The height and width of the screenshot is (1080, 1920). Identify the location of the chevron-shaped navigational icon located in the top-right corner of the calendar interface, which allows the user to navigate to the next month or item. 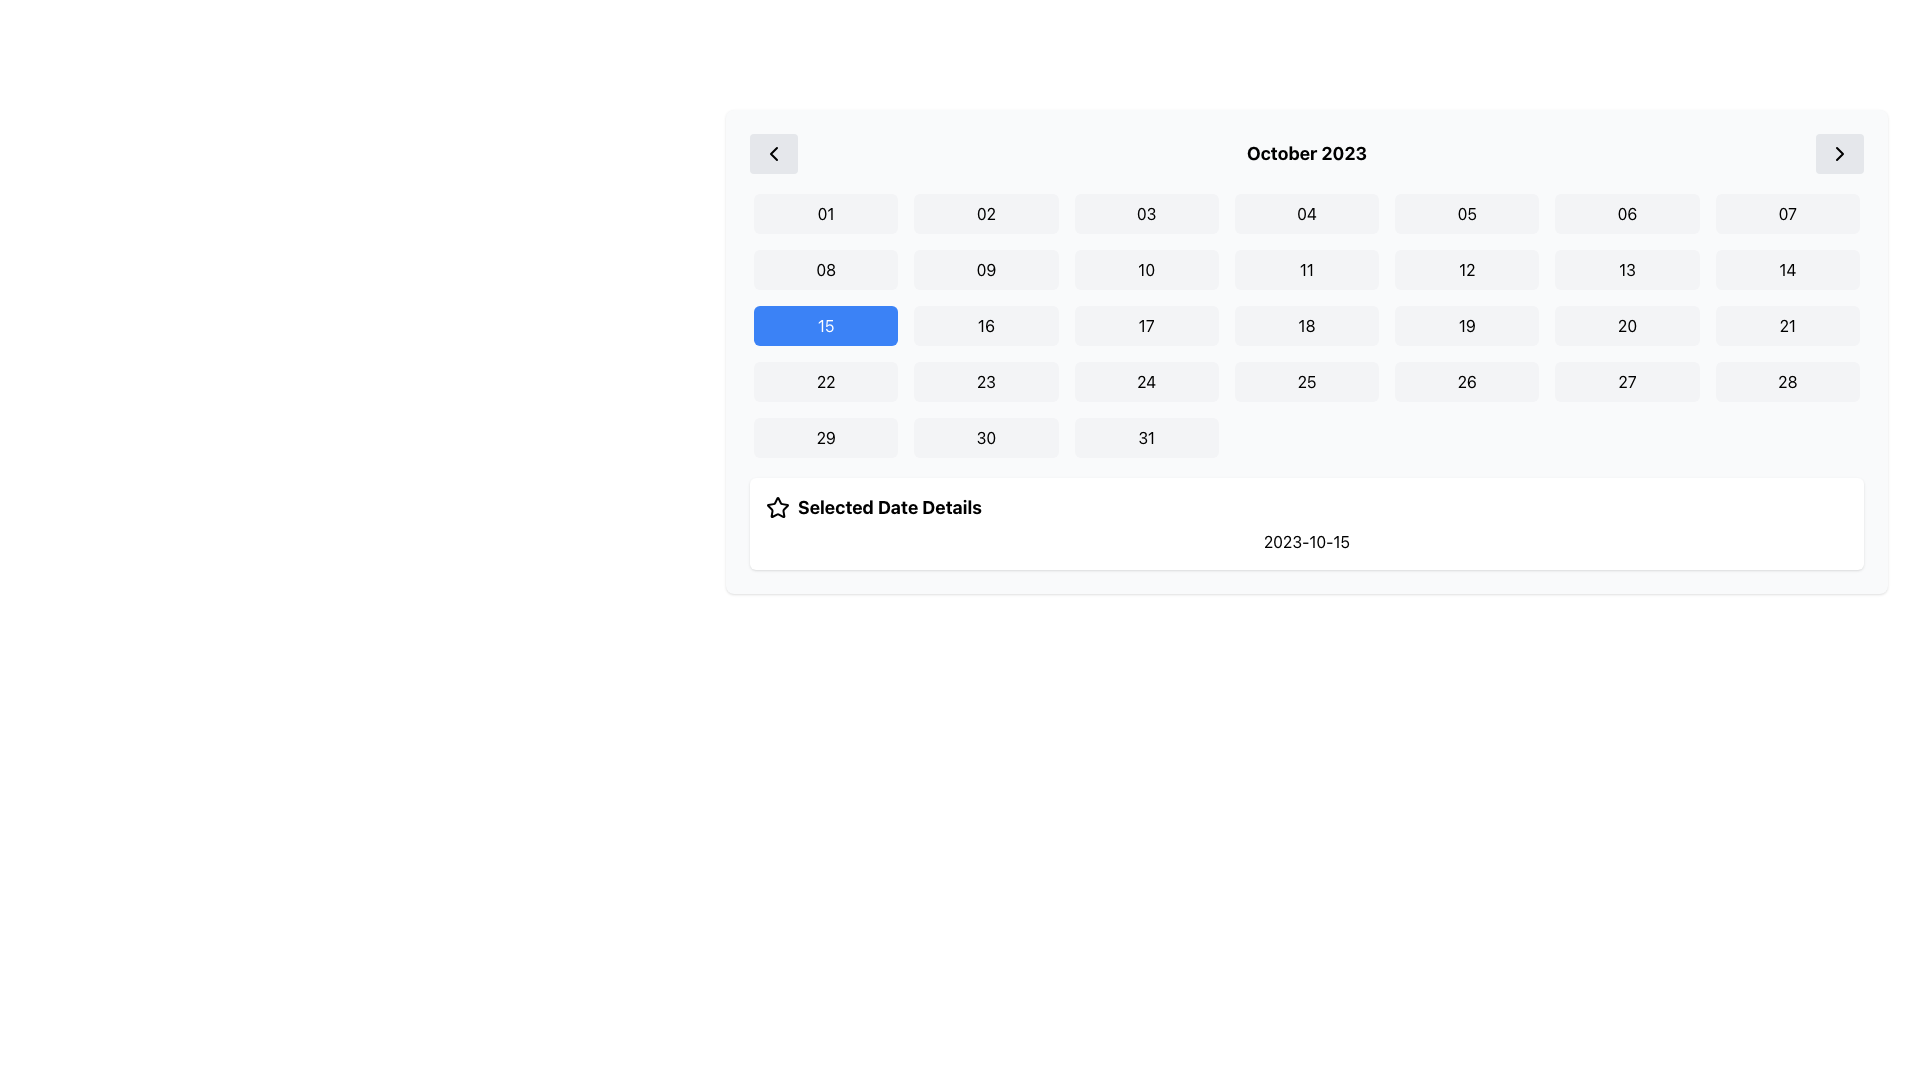
(1839, 153).